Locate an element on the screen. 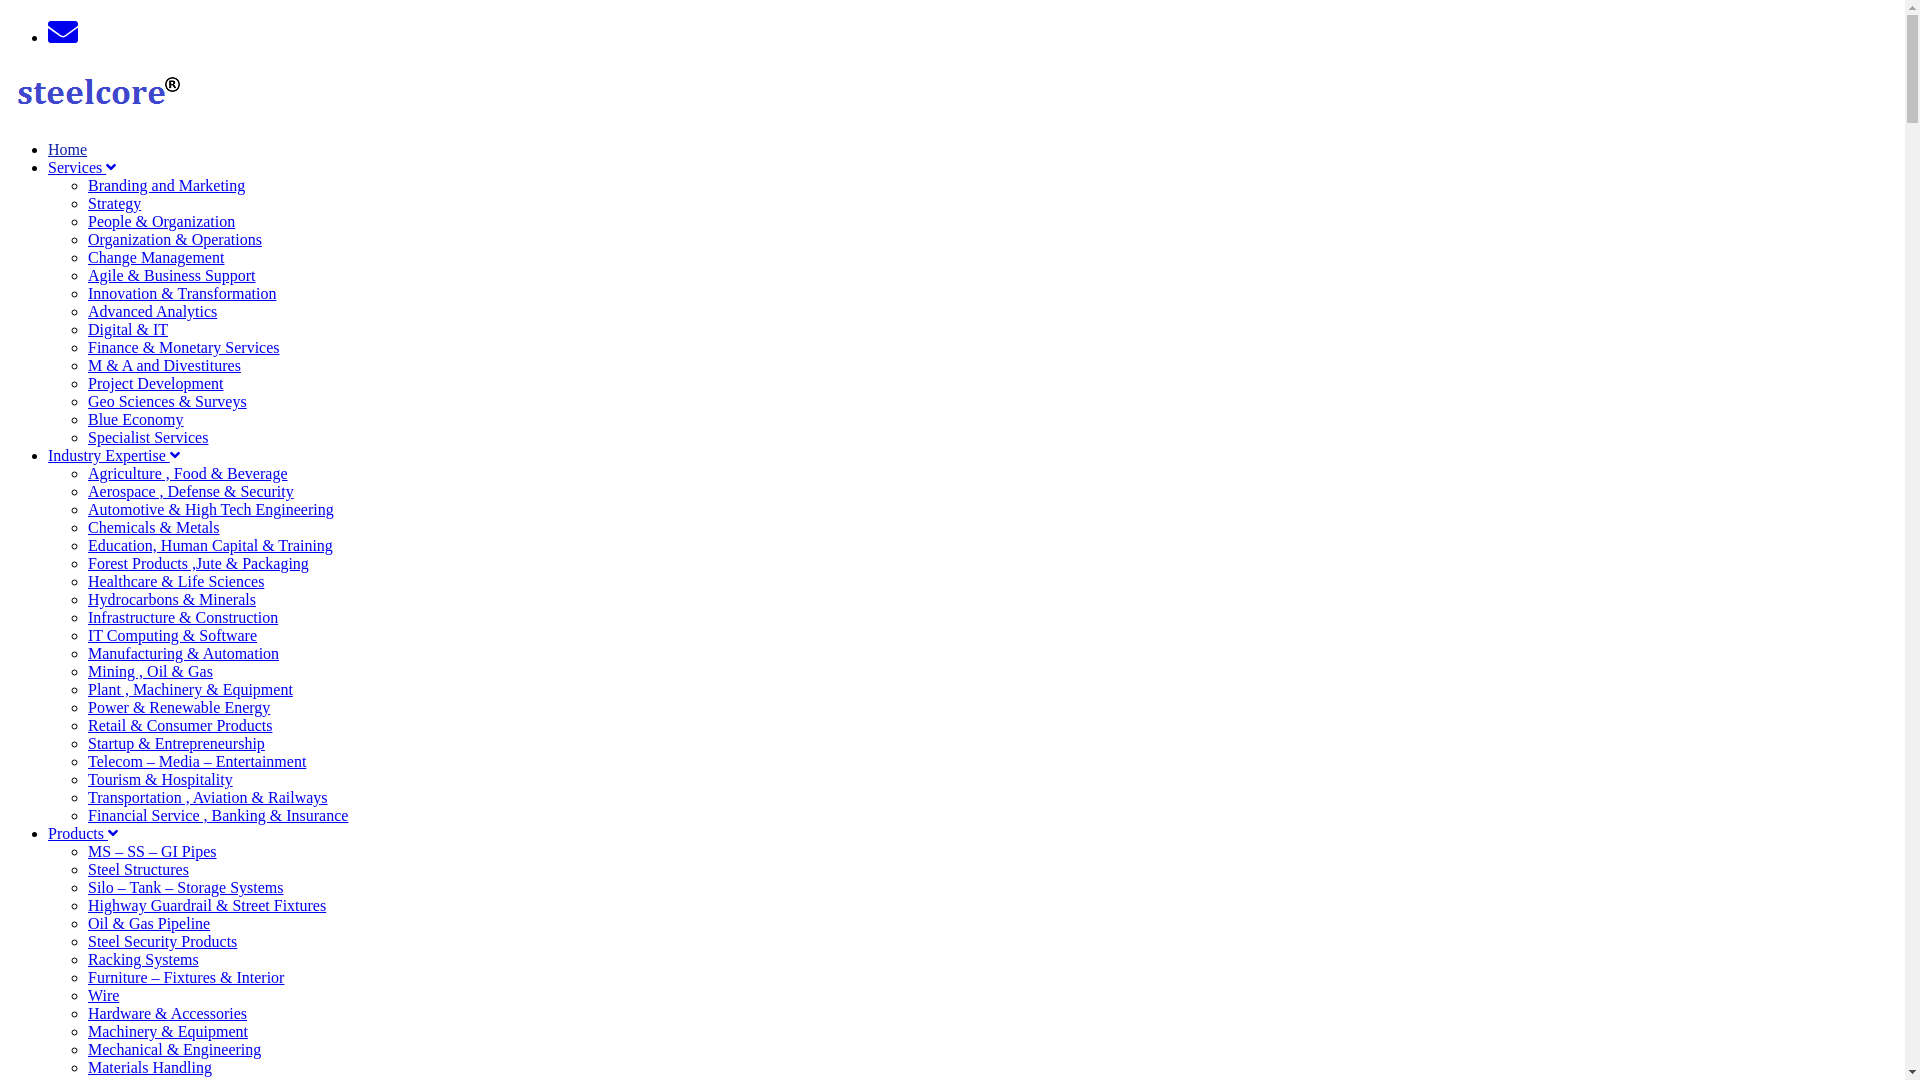  'Transportation , Aviation & Railways' is located at coordinates (207, 796).